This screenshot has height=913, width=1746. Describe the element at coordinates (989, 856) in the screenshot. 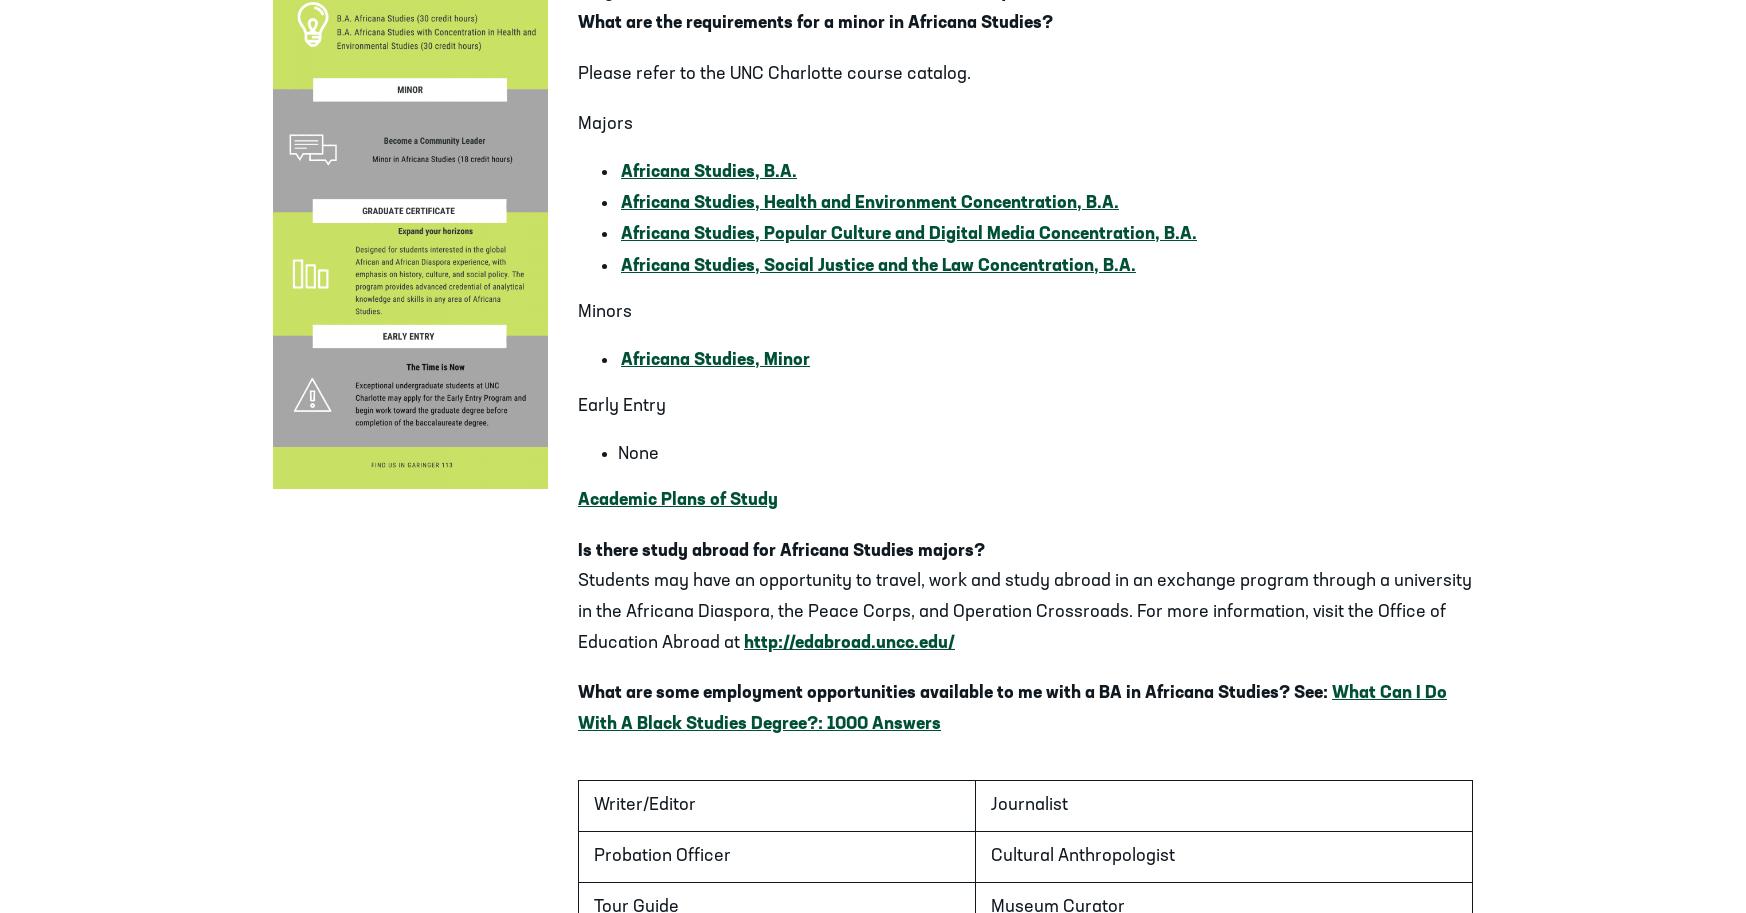

I see `'Cultural Anthropologist'` at that location.